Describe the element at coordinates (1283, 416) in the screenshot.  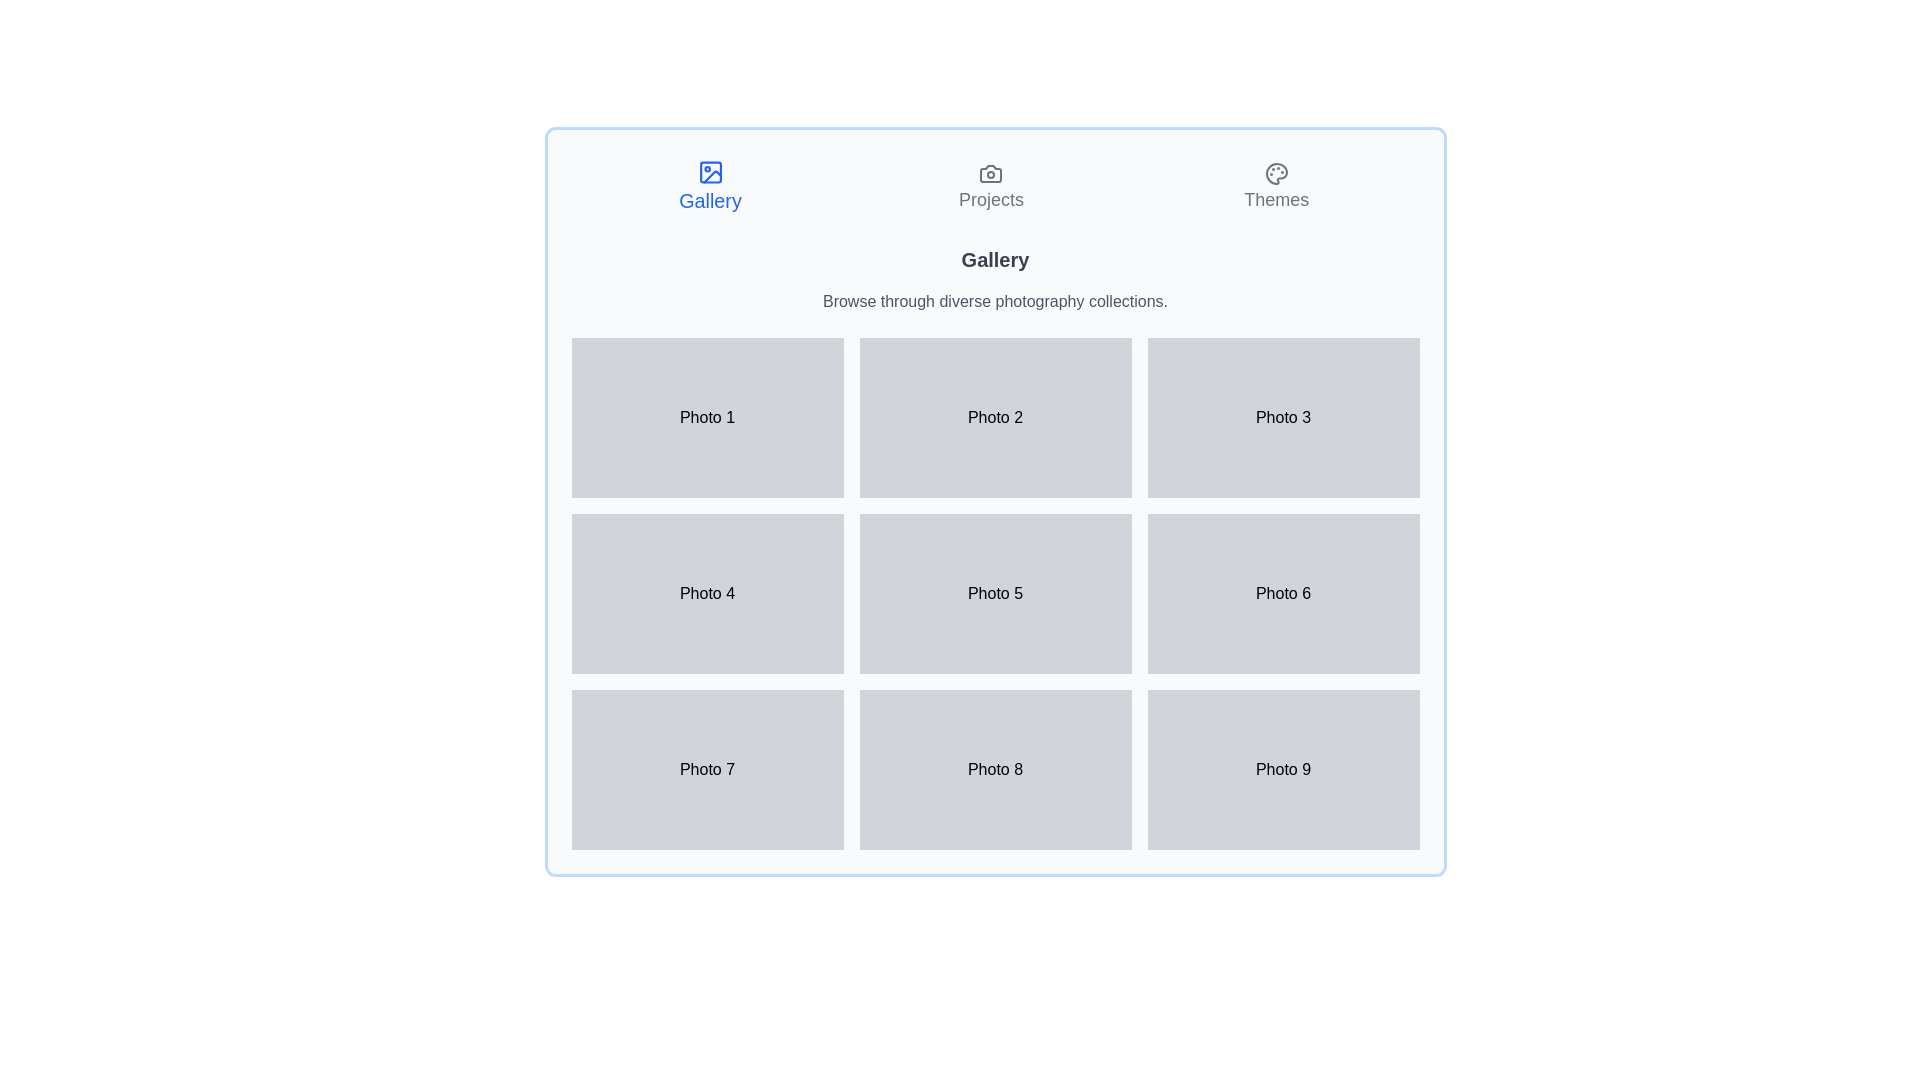
I see `the 'Photo 3' placeholder in the rightmost column of the first row in the 3x3 grid layout` at that location.